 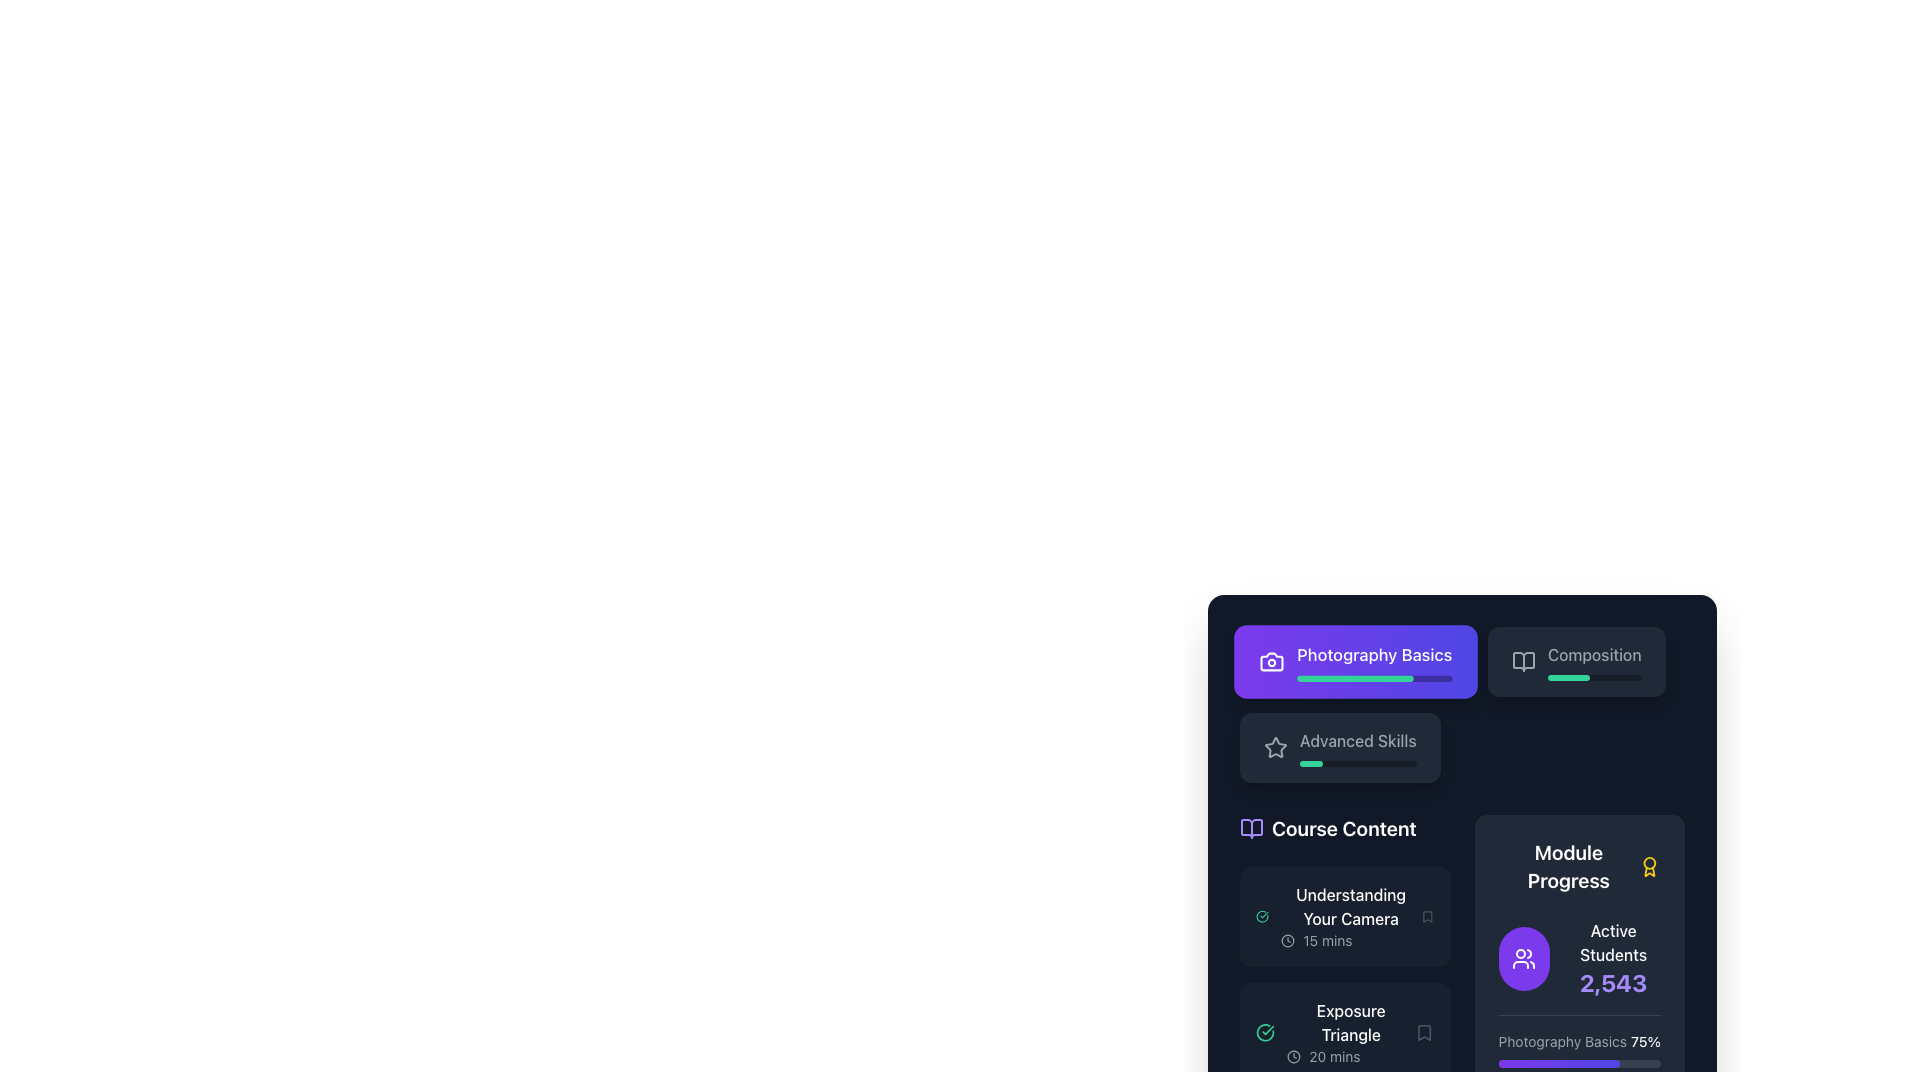 What do you see at coordinates (1351, 917) in the screenshot?
I see `the course module list item labeled 'Understanding Your Camera' located` at bounding box center [1351, 917].